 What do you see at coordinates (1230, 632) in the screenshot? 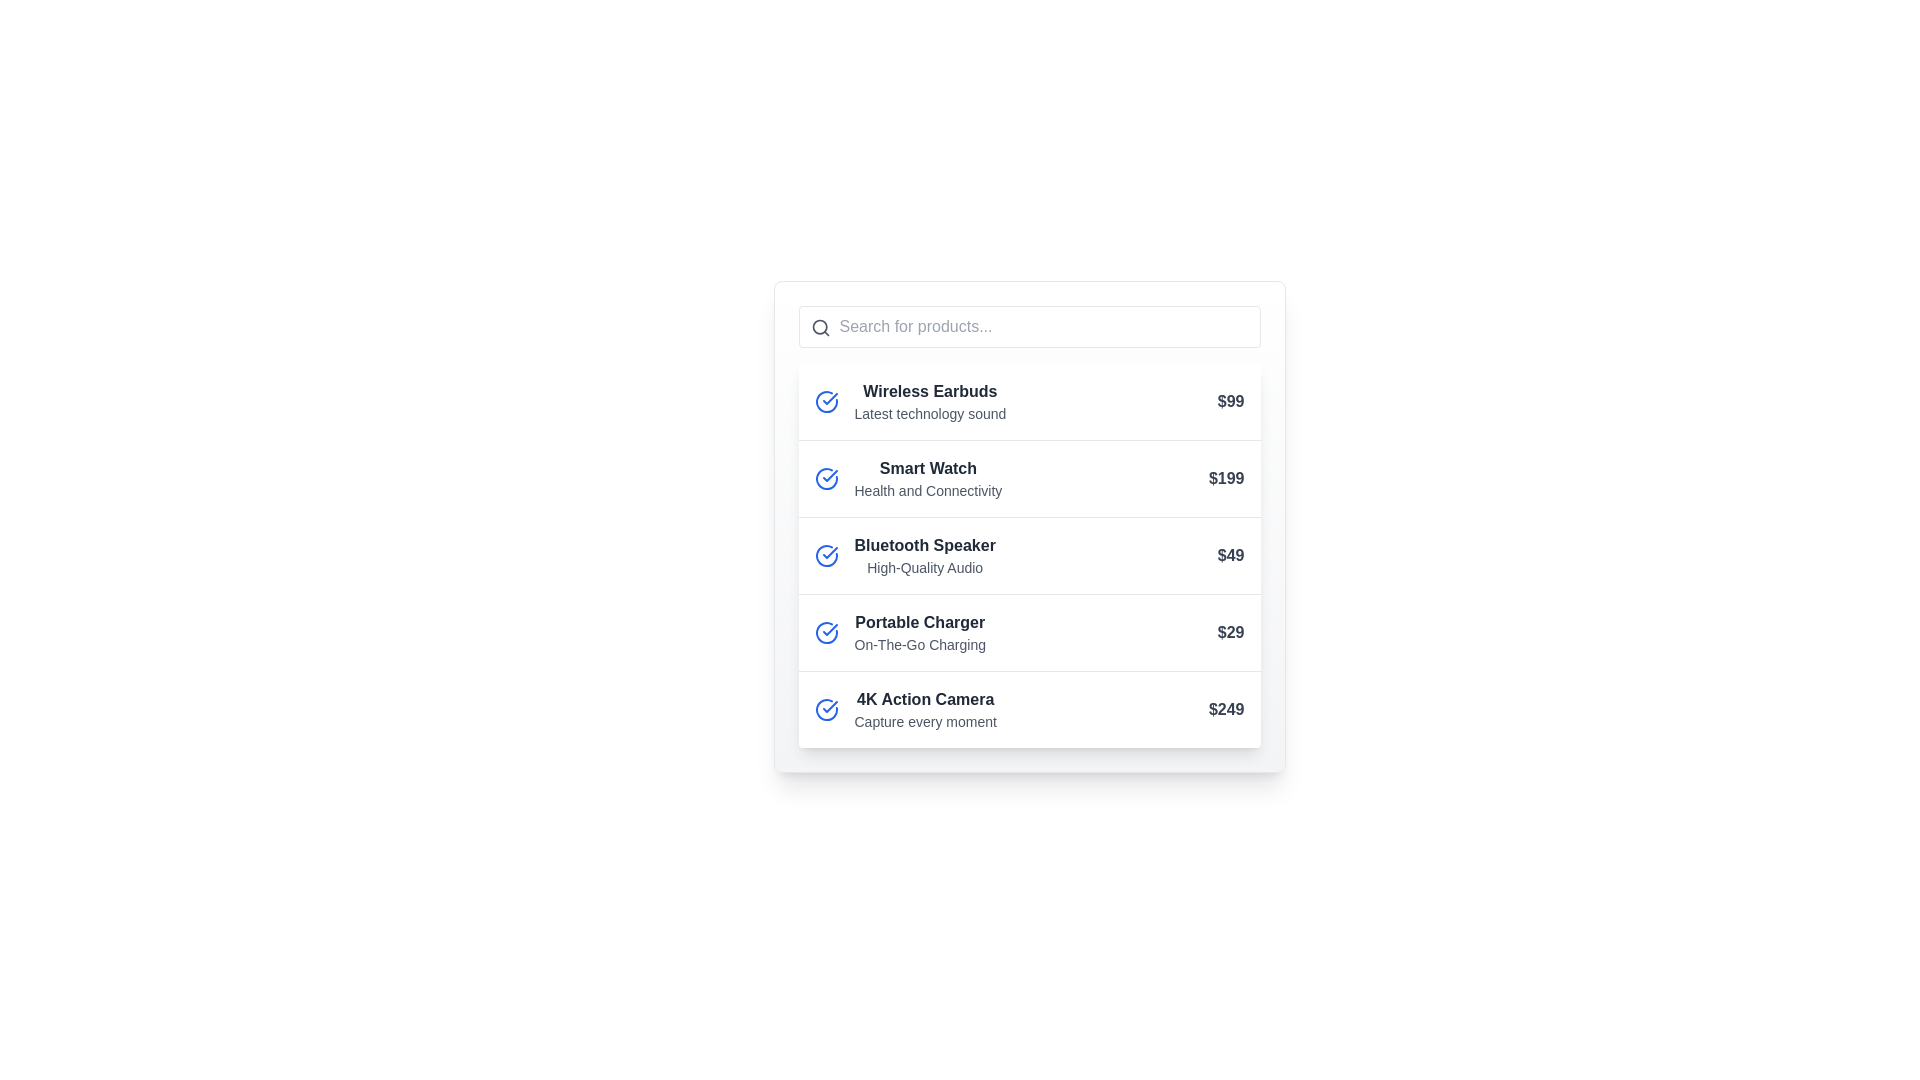
I see `the price text label for the 'Portable Charger' product, which is located at the far right of the product entry in the list, providing the price indication` at bounding box center [1230, 632].